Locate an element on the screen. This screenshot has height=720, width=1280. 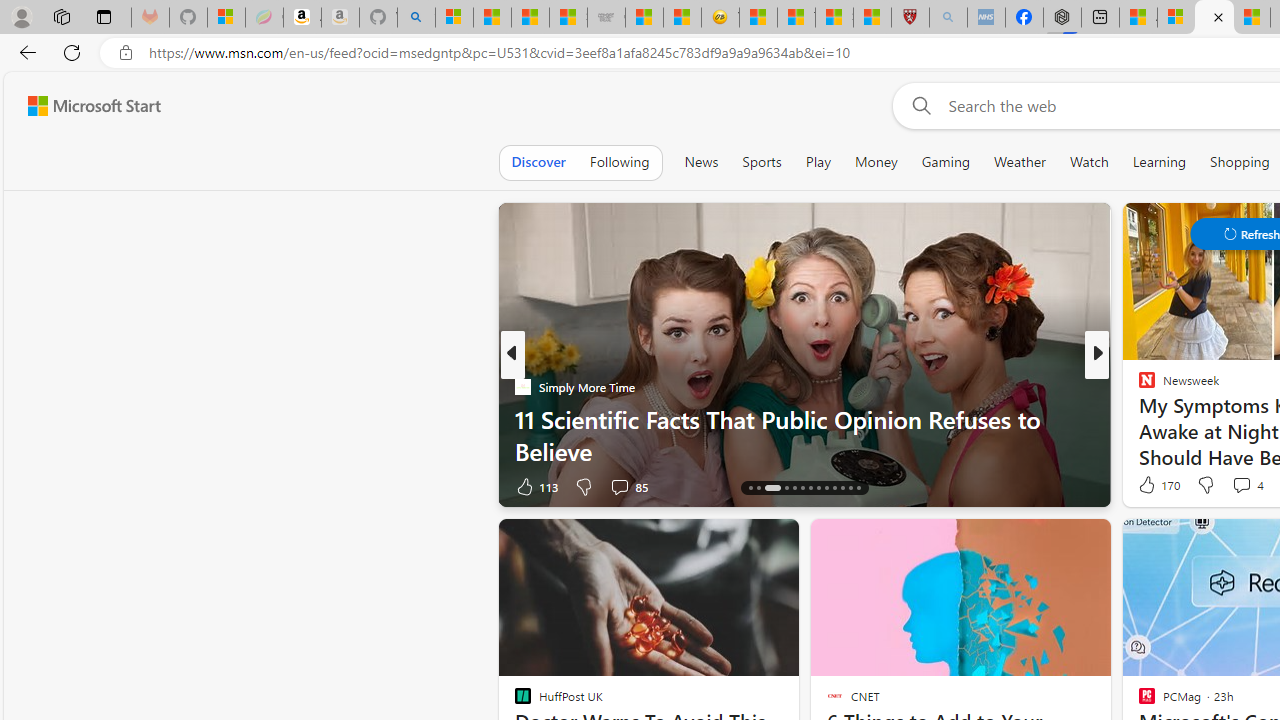
'View comments 85 Comment' is located at coordinates (627, 486).